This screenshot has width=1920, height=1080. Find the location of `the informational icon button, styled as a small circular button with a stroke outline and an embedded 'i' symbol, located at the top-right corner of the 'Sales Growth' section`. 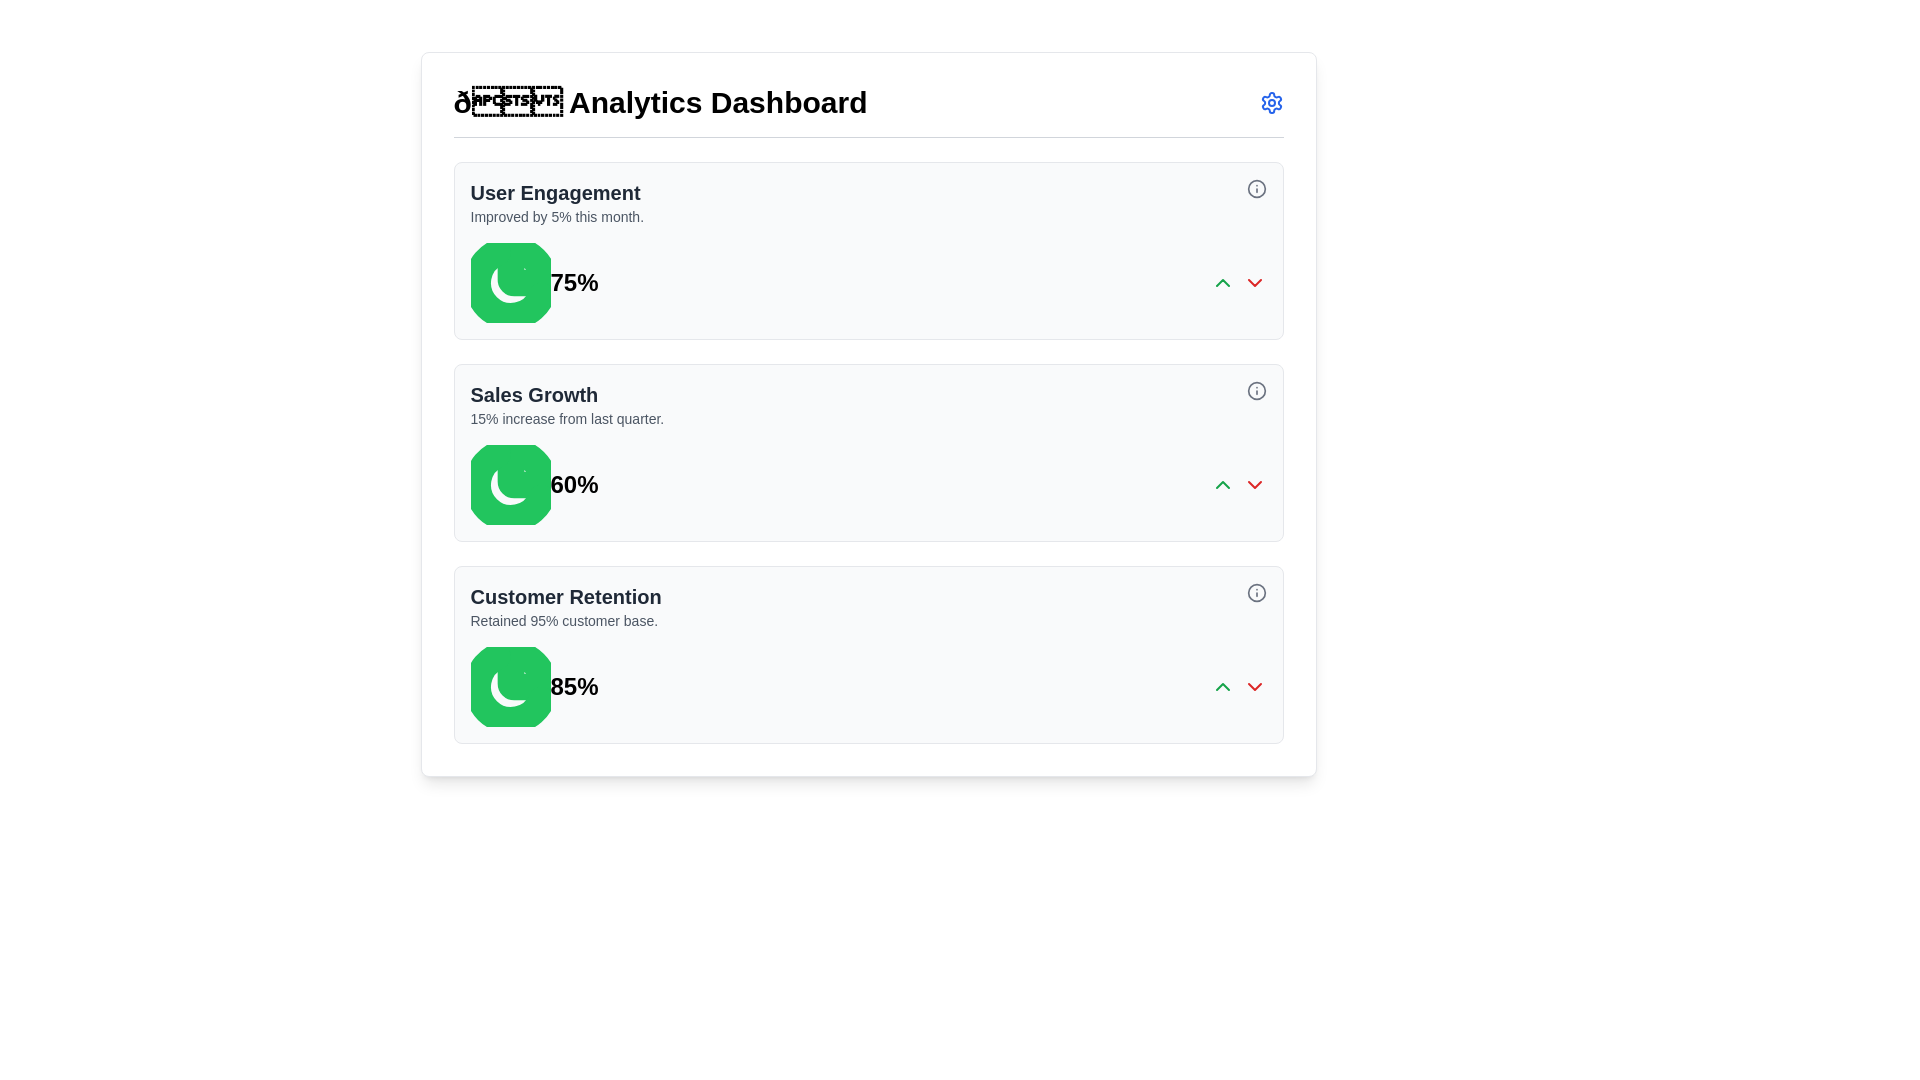

the informational icon button, styled as a small circular button with a stroke outline and an embedded 'i' symbol, located at the top-right corner of the 'Sales Growth' section is located at coordinates (1255, 390).